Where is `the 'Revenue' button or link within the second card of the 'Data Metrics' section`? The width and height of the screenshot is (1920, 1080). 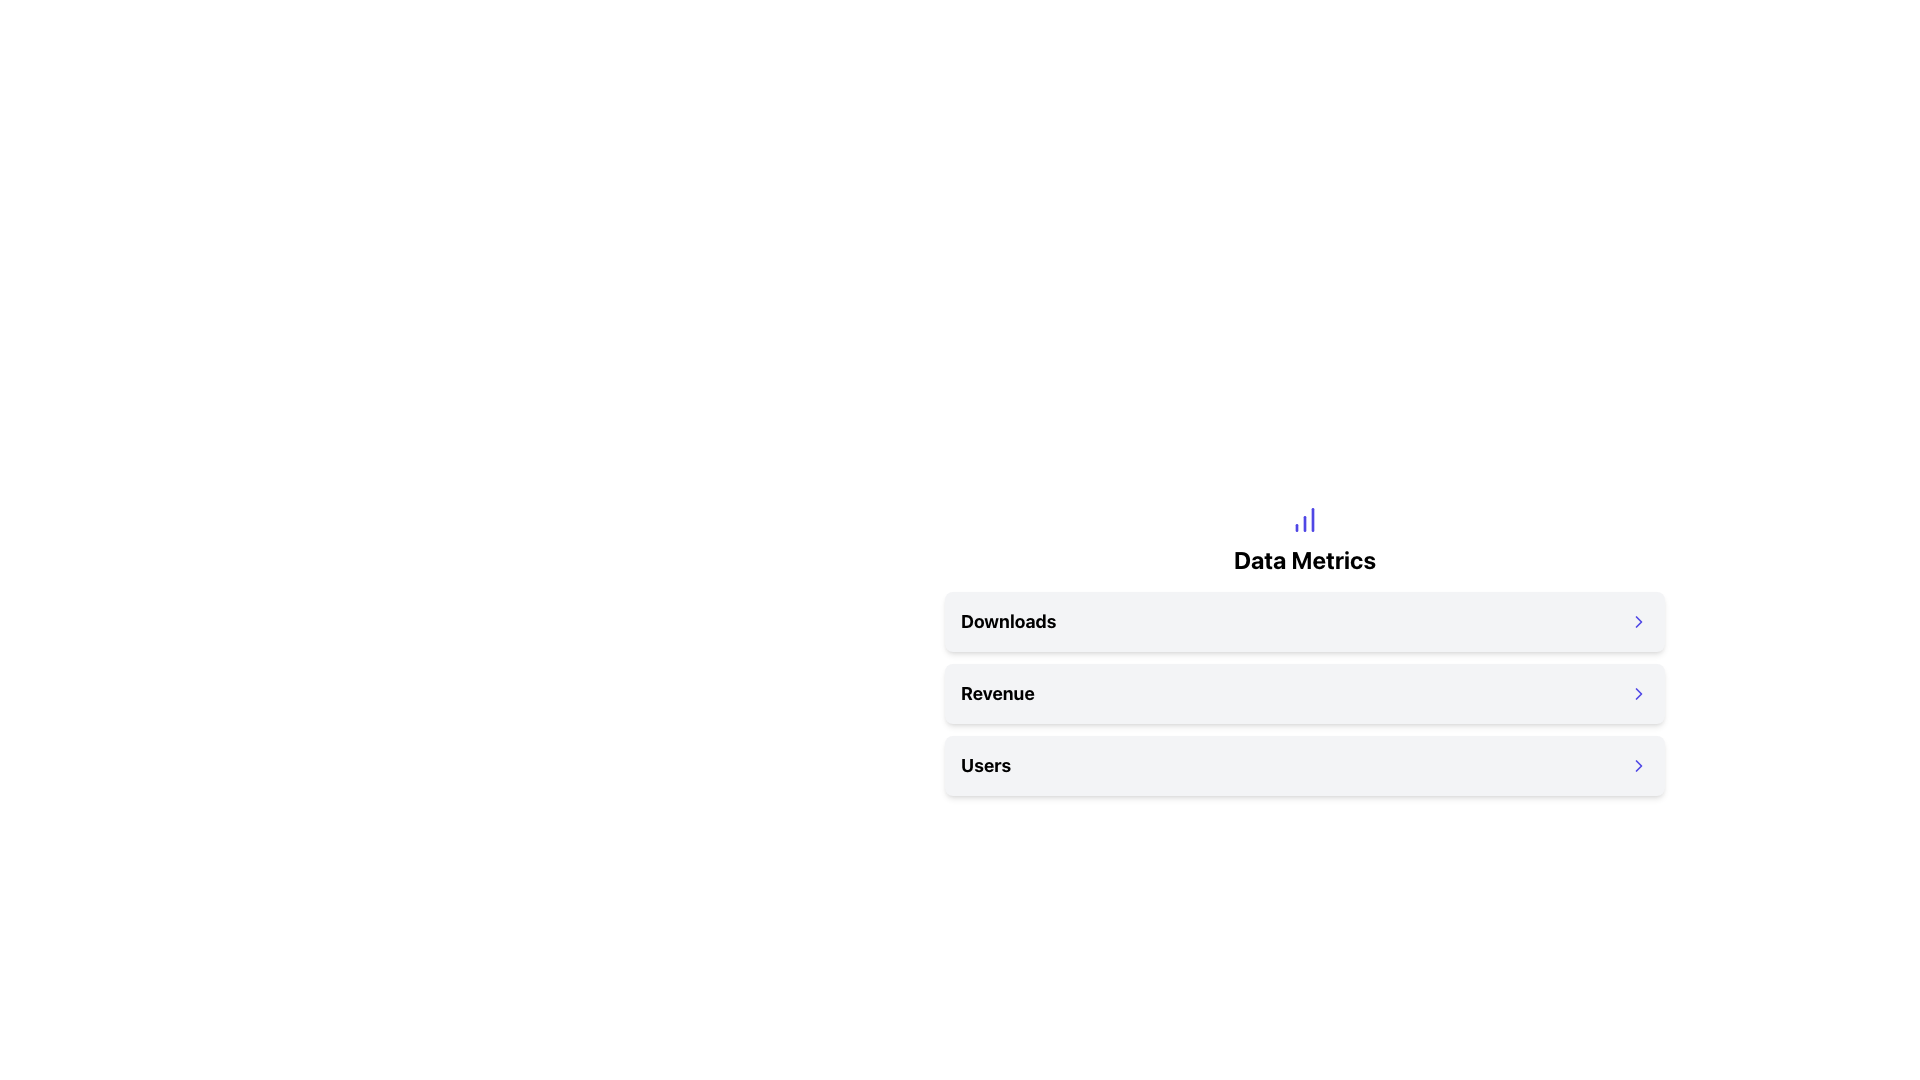
the 'Revenue' button or link within the second card of the 'Data Metrics' section is located at coordinates (1305, 693).